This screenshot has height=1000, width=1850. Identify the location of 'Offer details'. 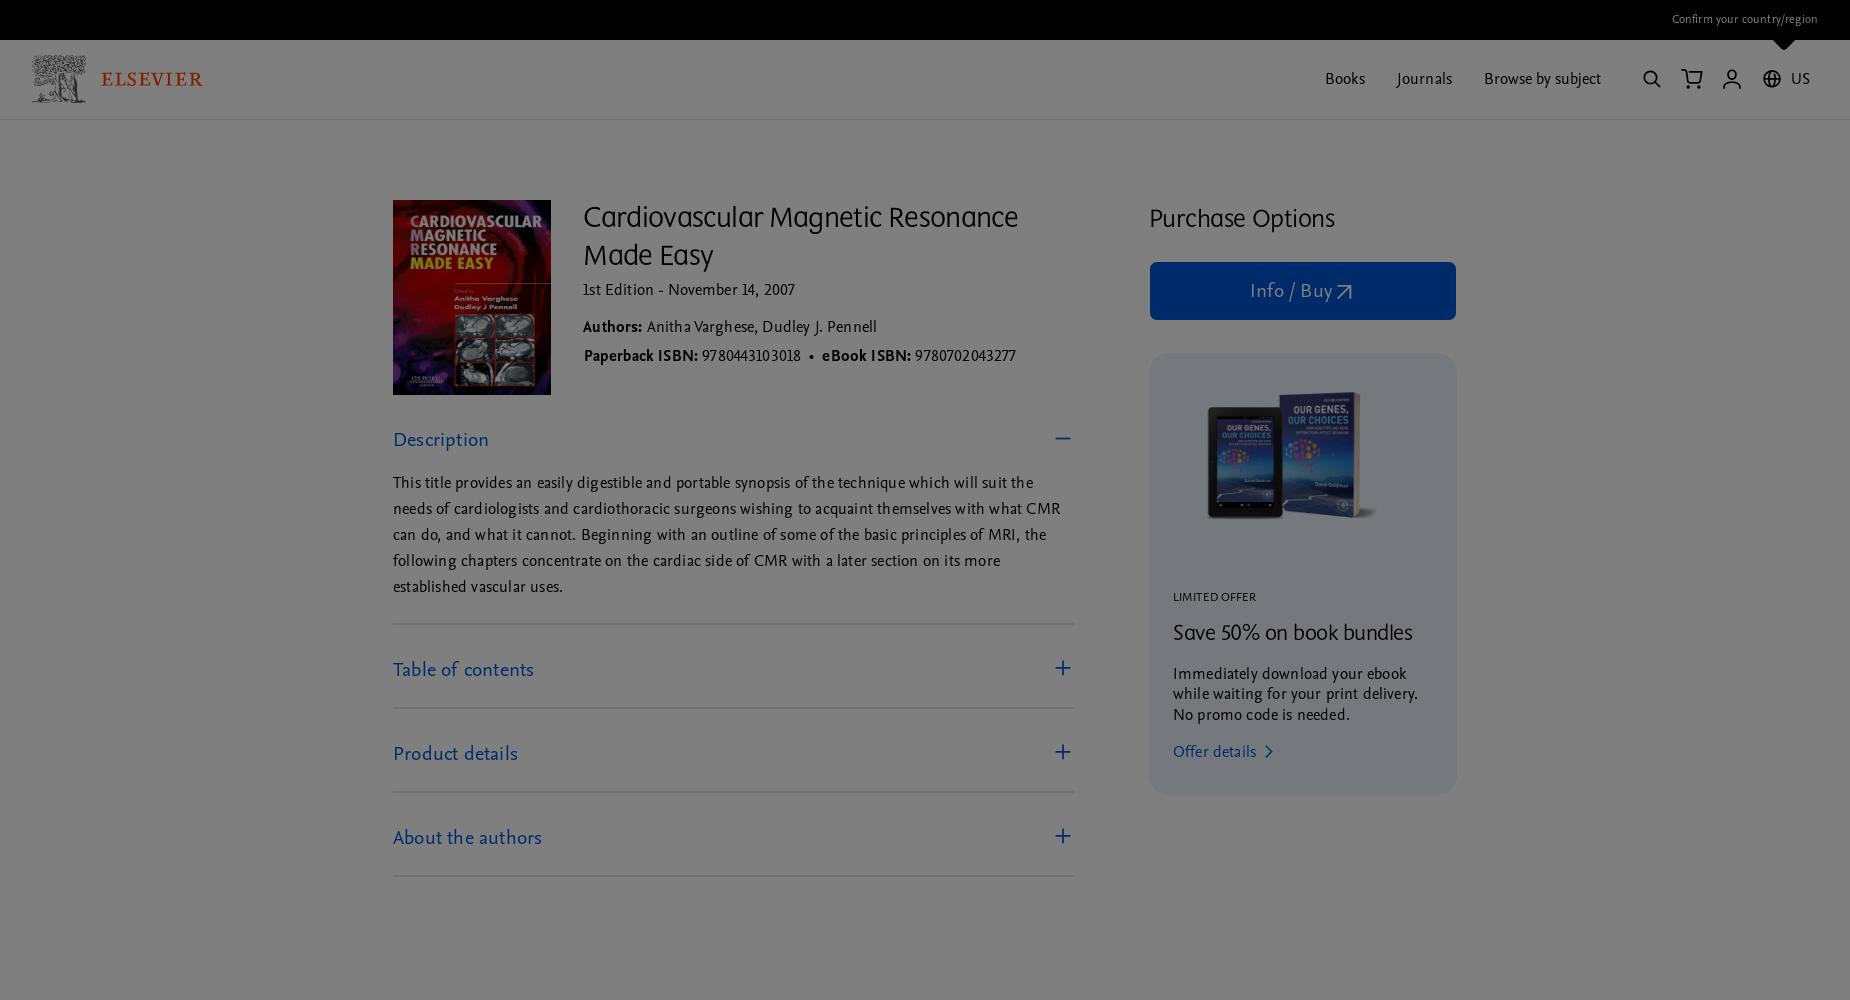
(1213, 752).